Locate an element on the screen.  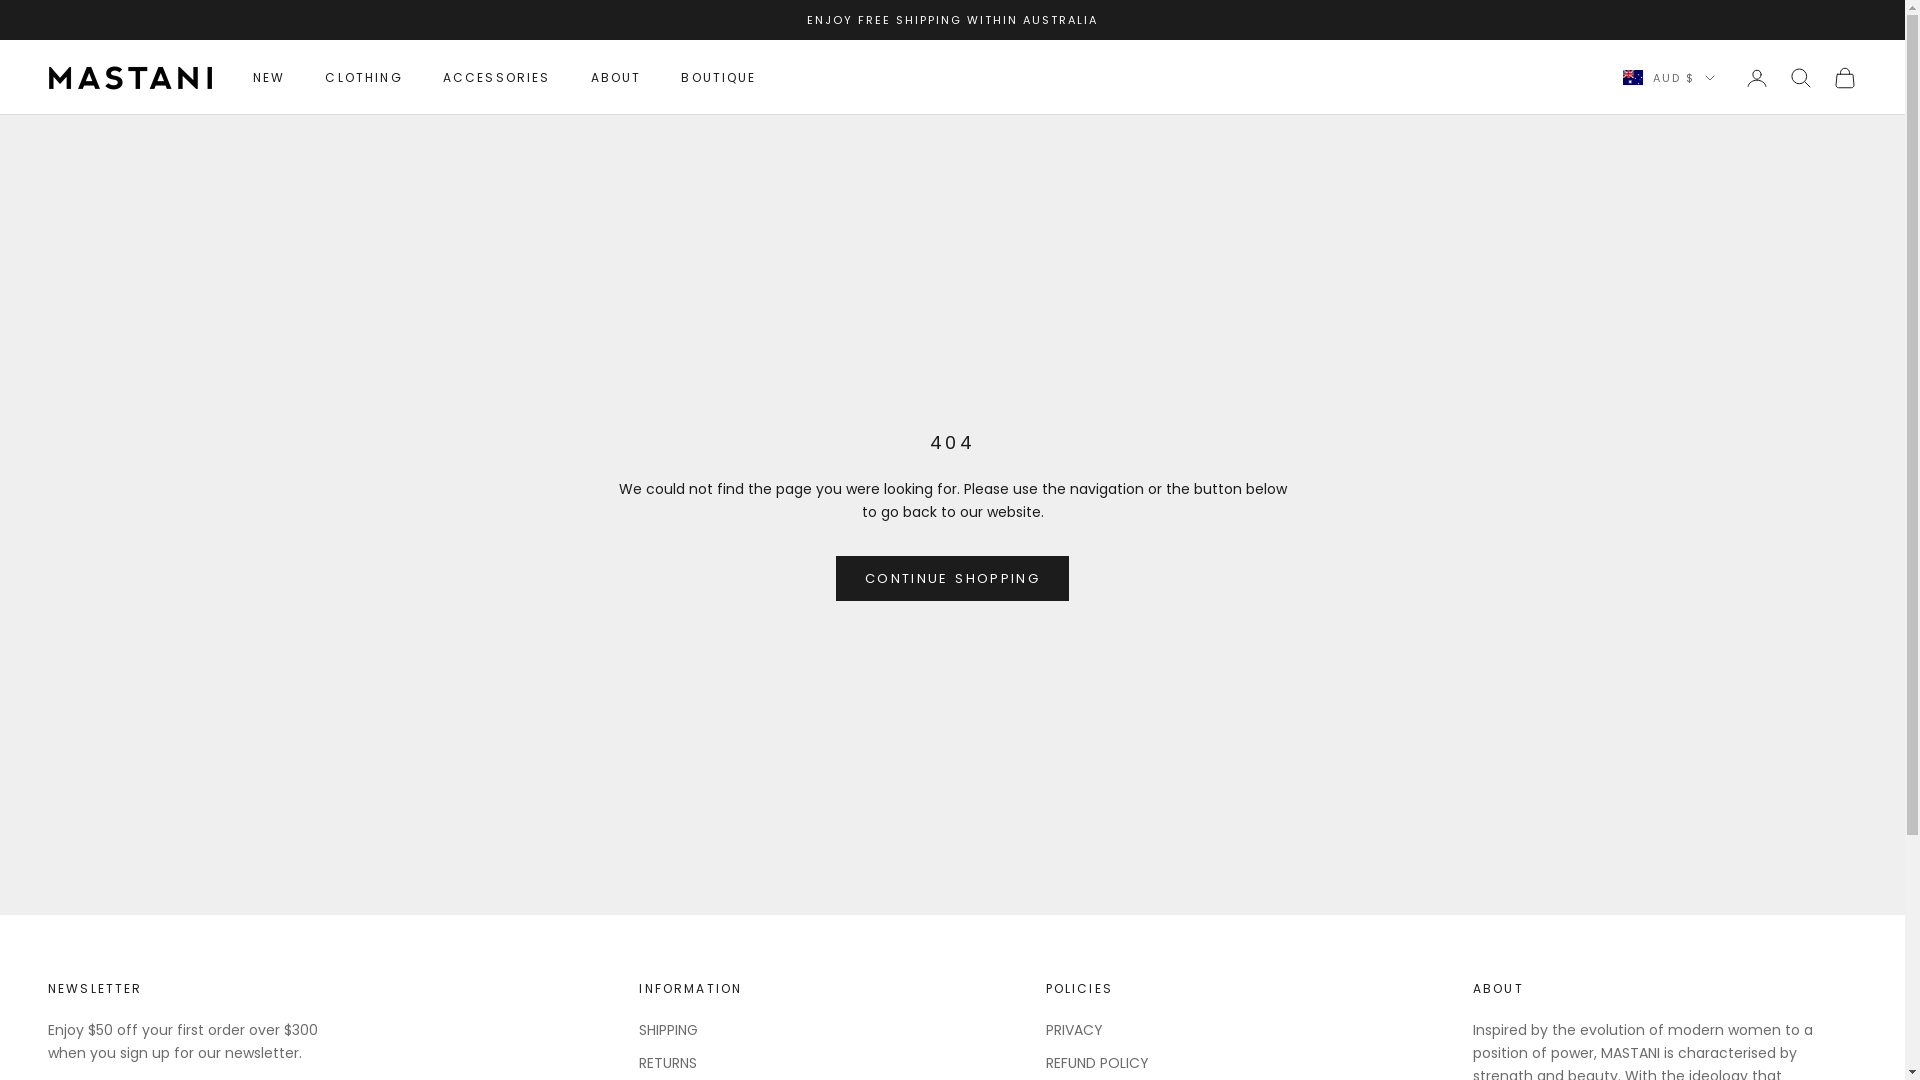
'RETURNS' is located at coordinates (637, 1062).